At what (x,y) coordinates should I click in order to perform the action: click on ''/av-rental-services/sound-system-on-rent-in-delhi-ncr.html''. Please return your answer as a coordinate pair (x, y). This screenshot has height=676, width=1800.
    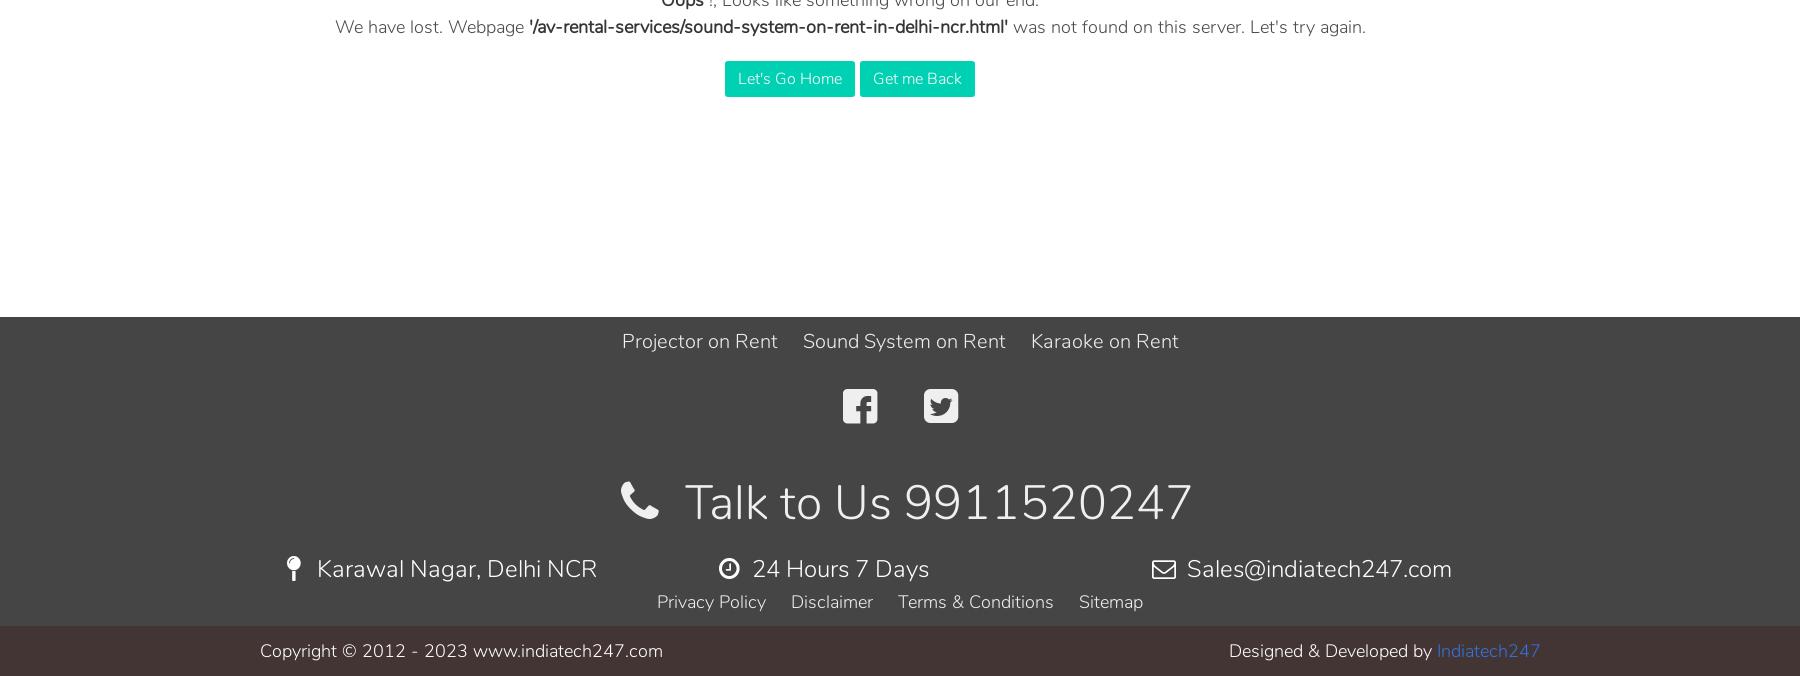
    Looking at the image, I should click on (766, 25).